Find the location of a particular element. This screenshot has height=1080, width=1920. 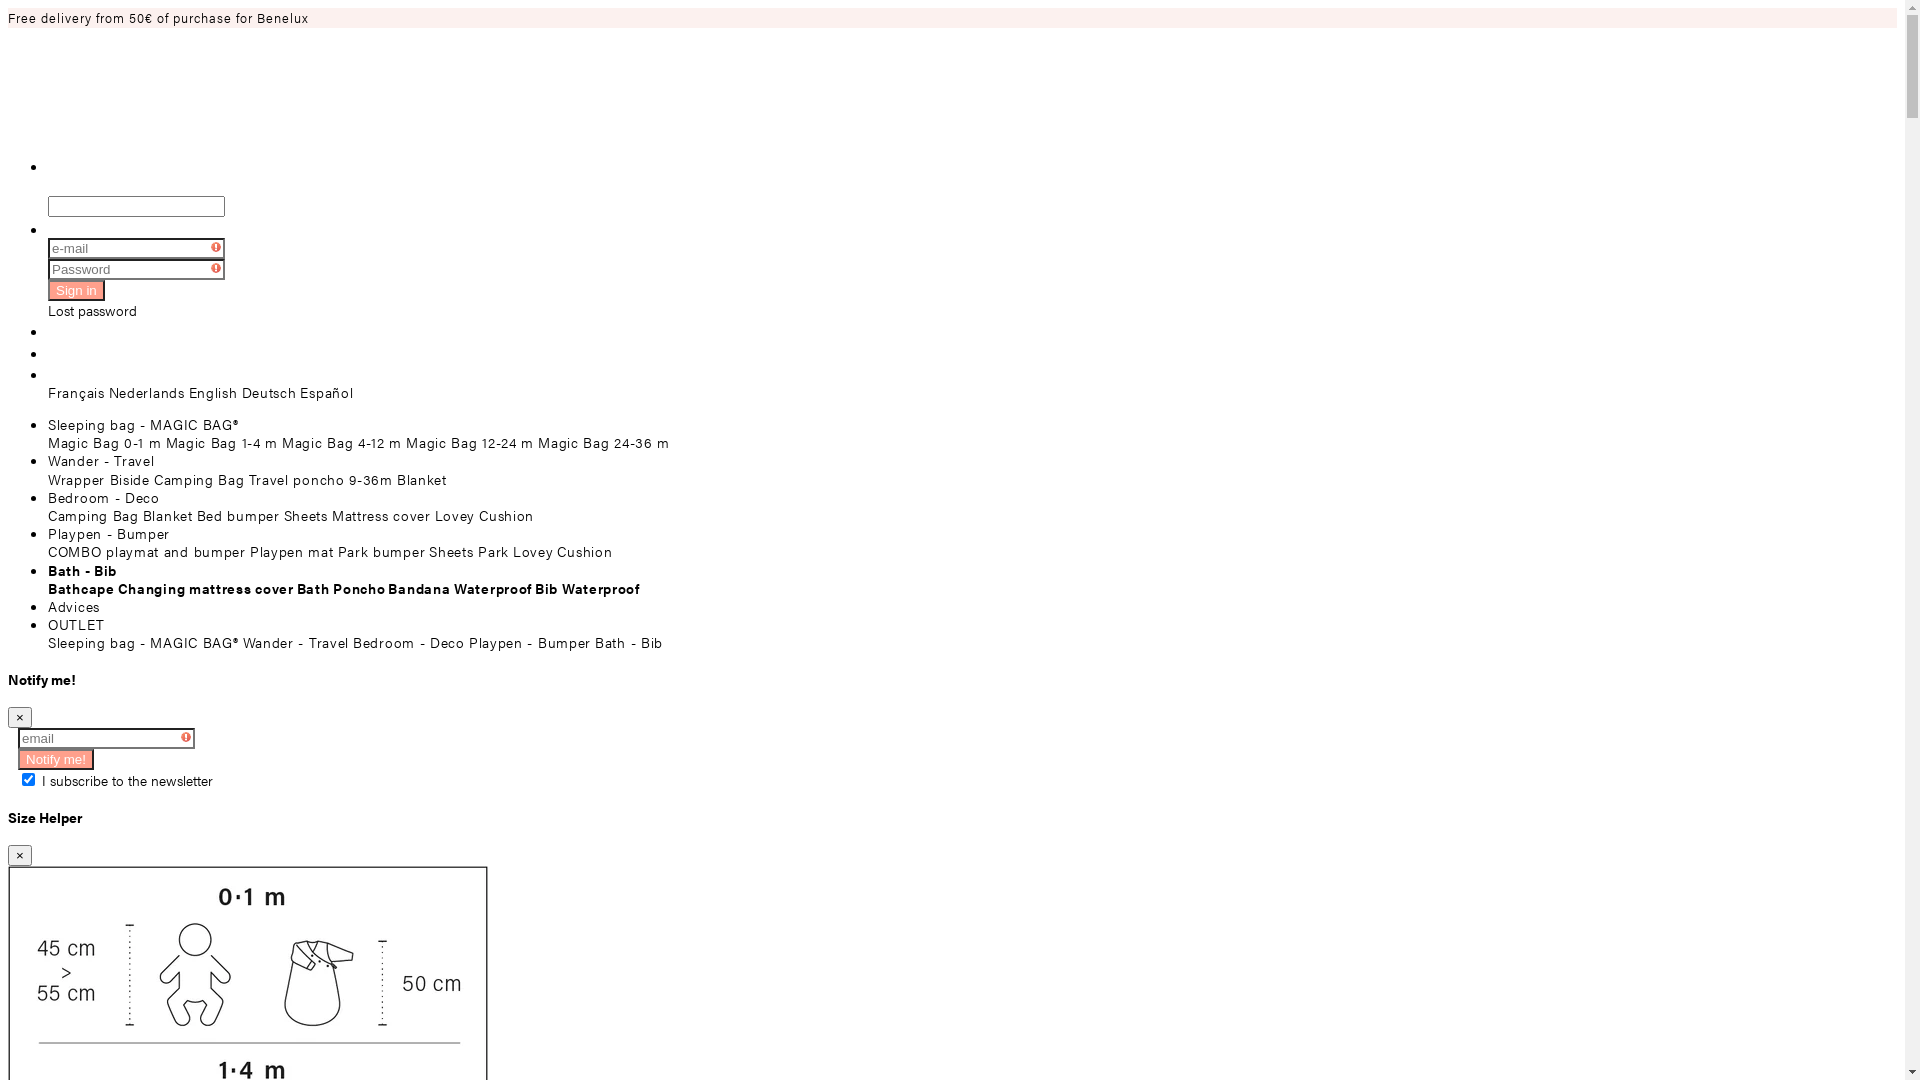

'Lovey' is located at coordinates (454, 514).